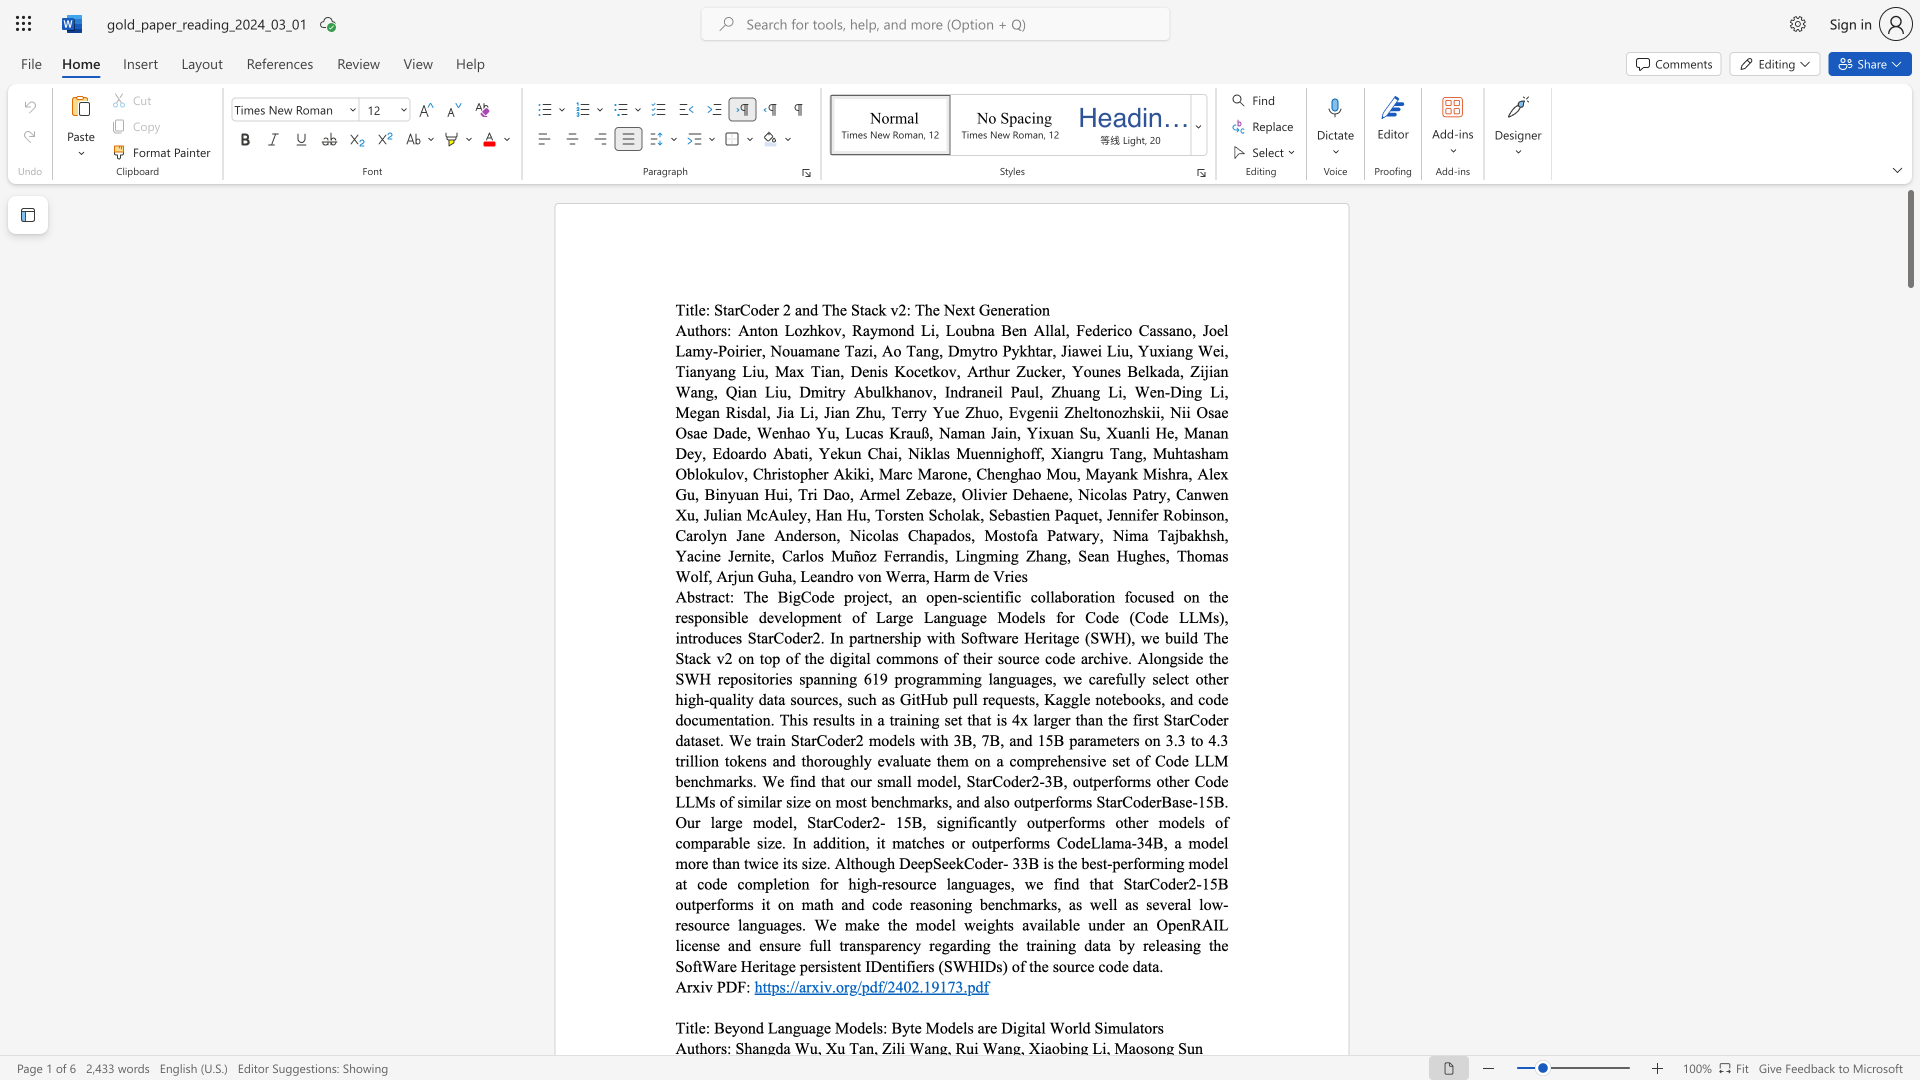 The width and height of the screenshot is (1920, 1080). Describe the element at coordinates (1909, 540) in the screenshot. I see `the scrollbar on the right to move the page downward` at that location.